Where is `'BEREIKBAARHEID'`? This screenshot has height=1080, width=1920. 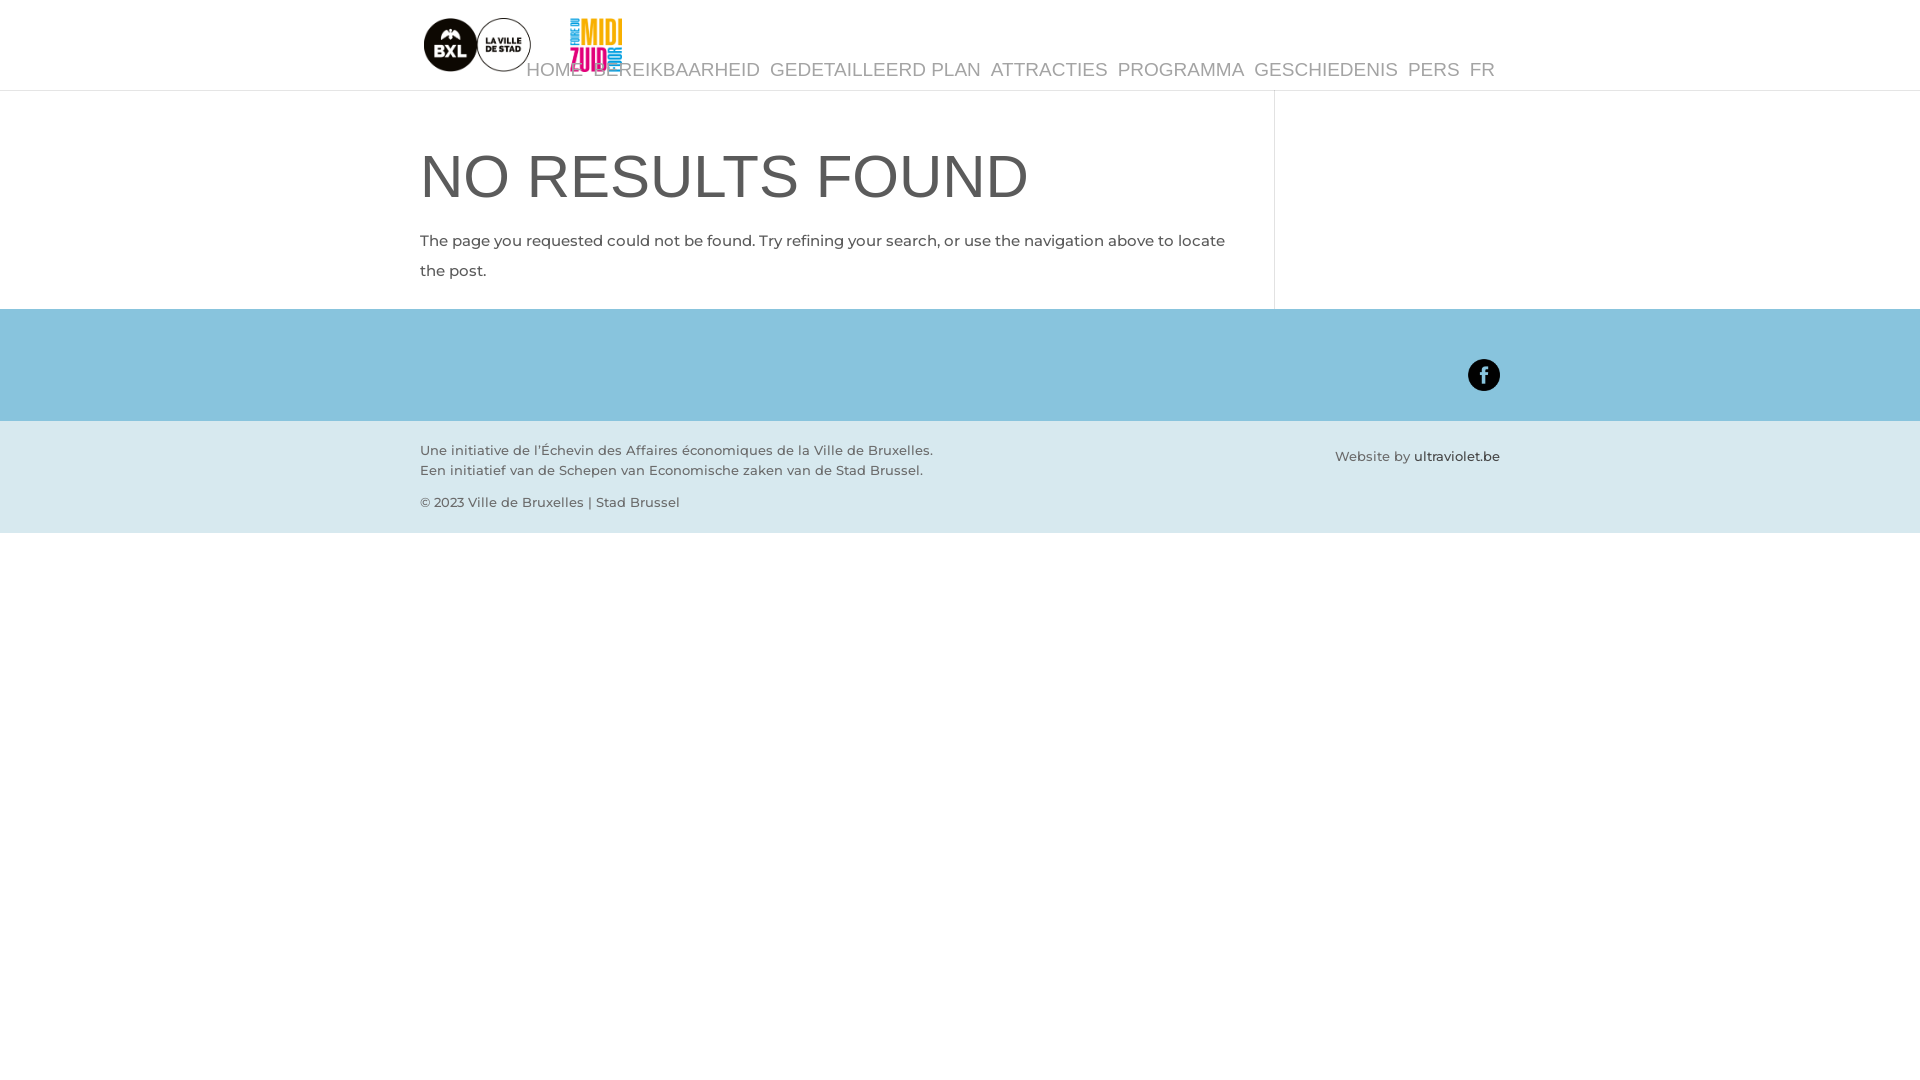 'BEREIKBAARHEID' is located at coordinates (676, 68).